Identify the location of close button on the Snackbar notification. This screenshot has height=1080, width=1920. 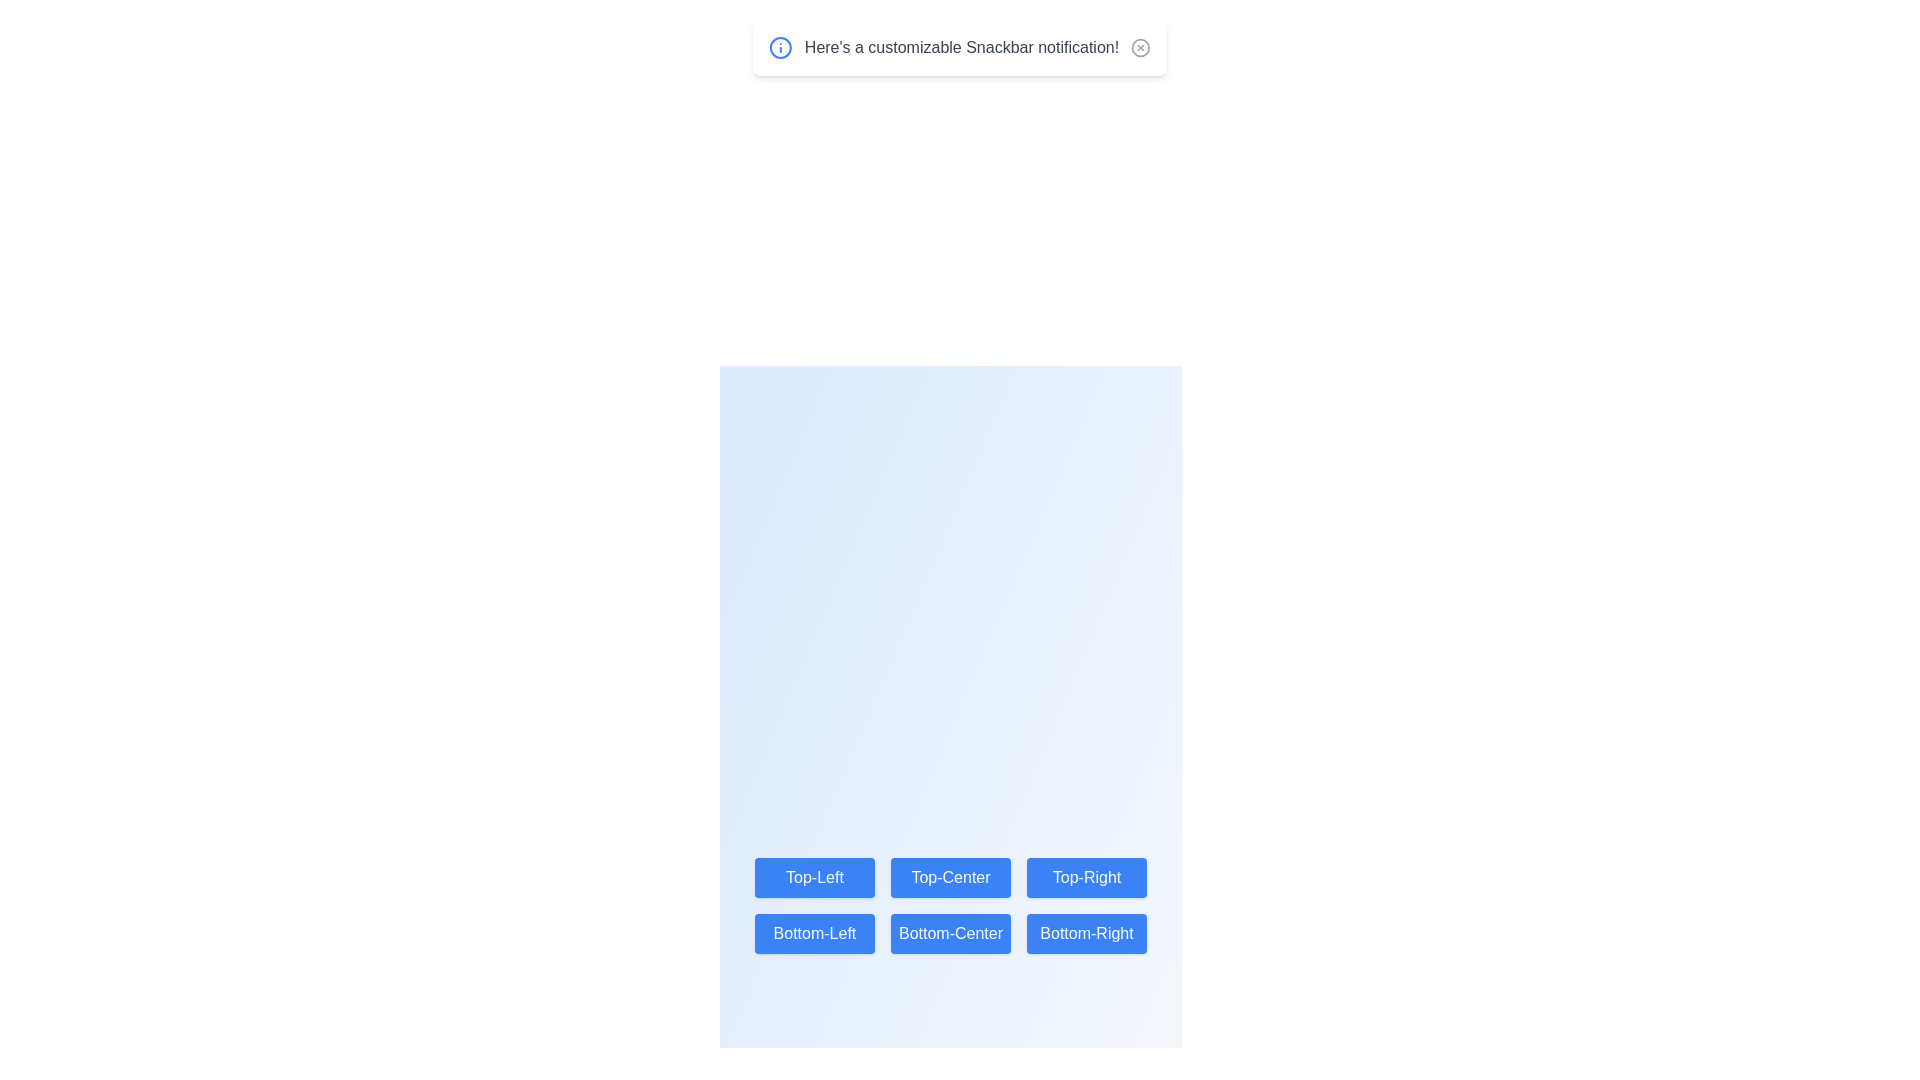
(1141, 46).